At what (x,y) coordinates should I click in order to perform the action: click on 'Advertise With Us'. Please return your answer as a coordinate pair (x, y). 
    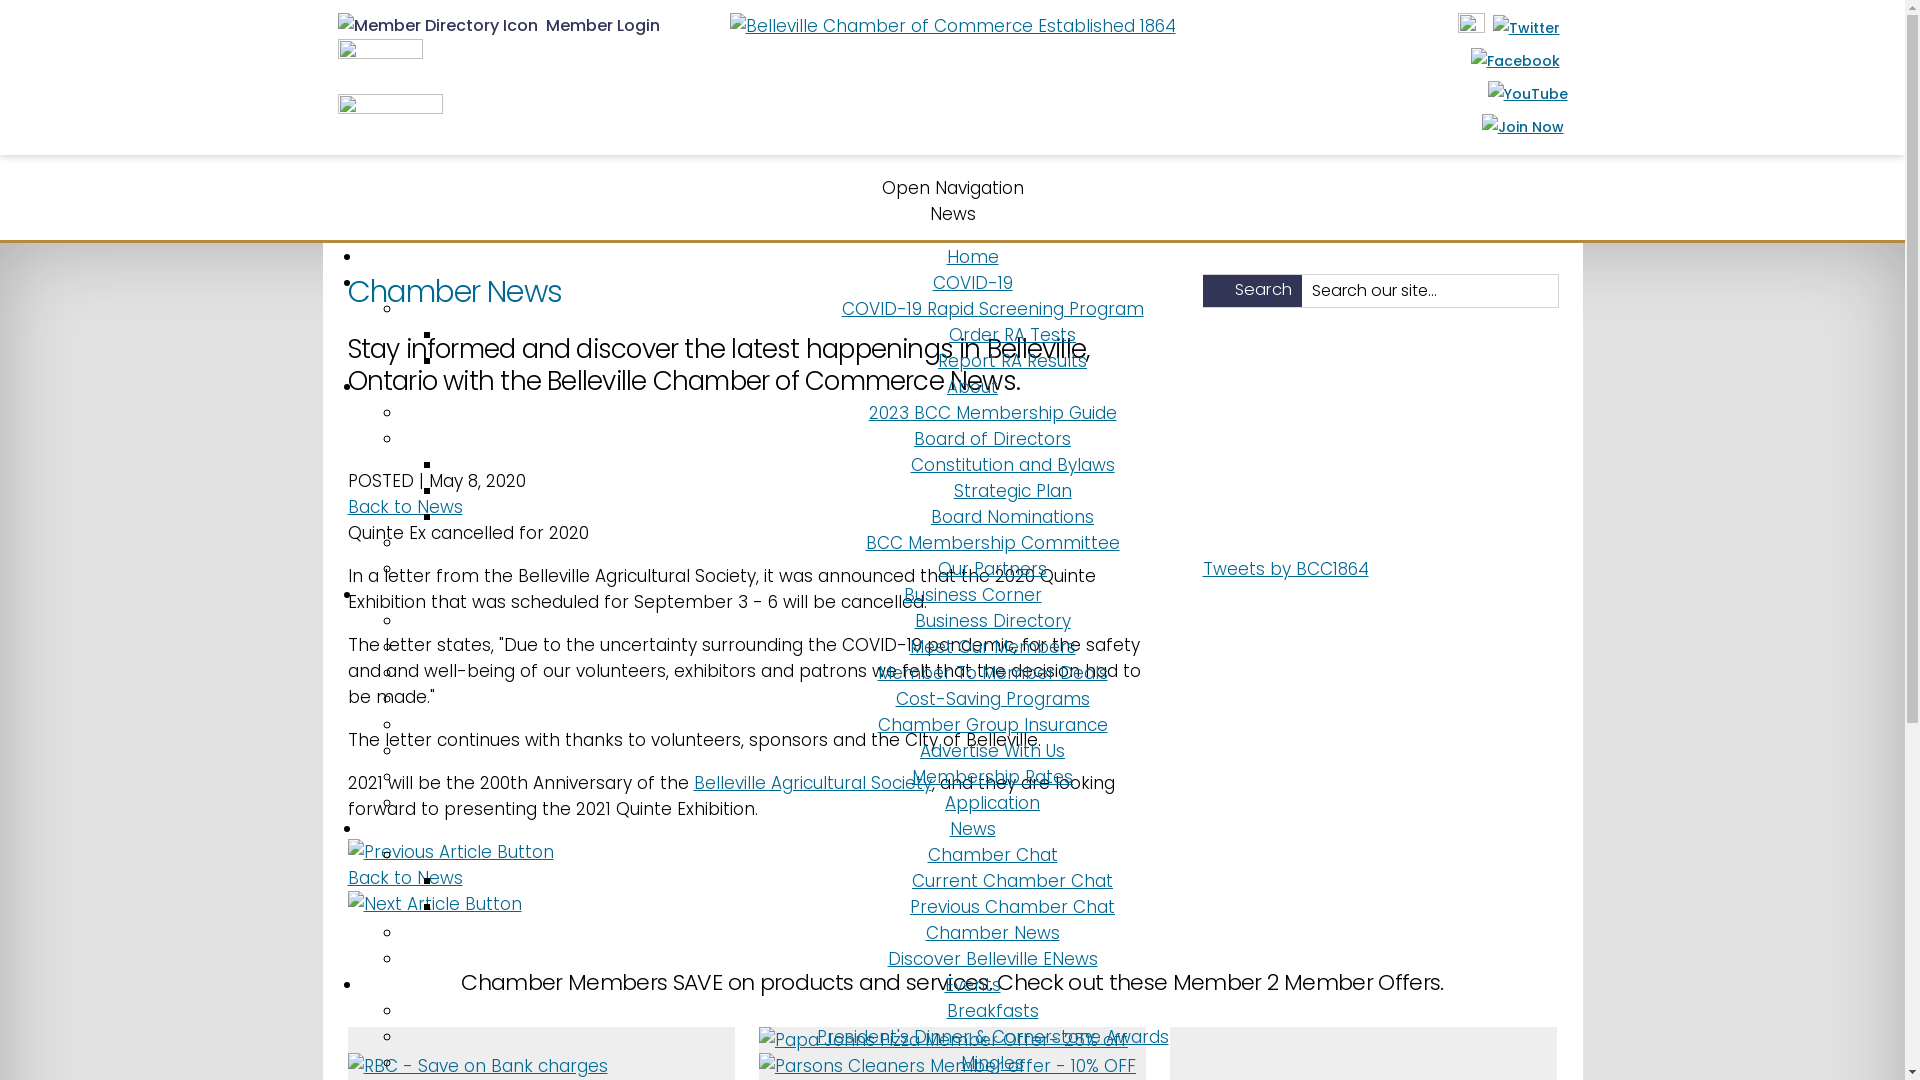
    Looking at the image, I should click on (992, 751).